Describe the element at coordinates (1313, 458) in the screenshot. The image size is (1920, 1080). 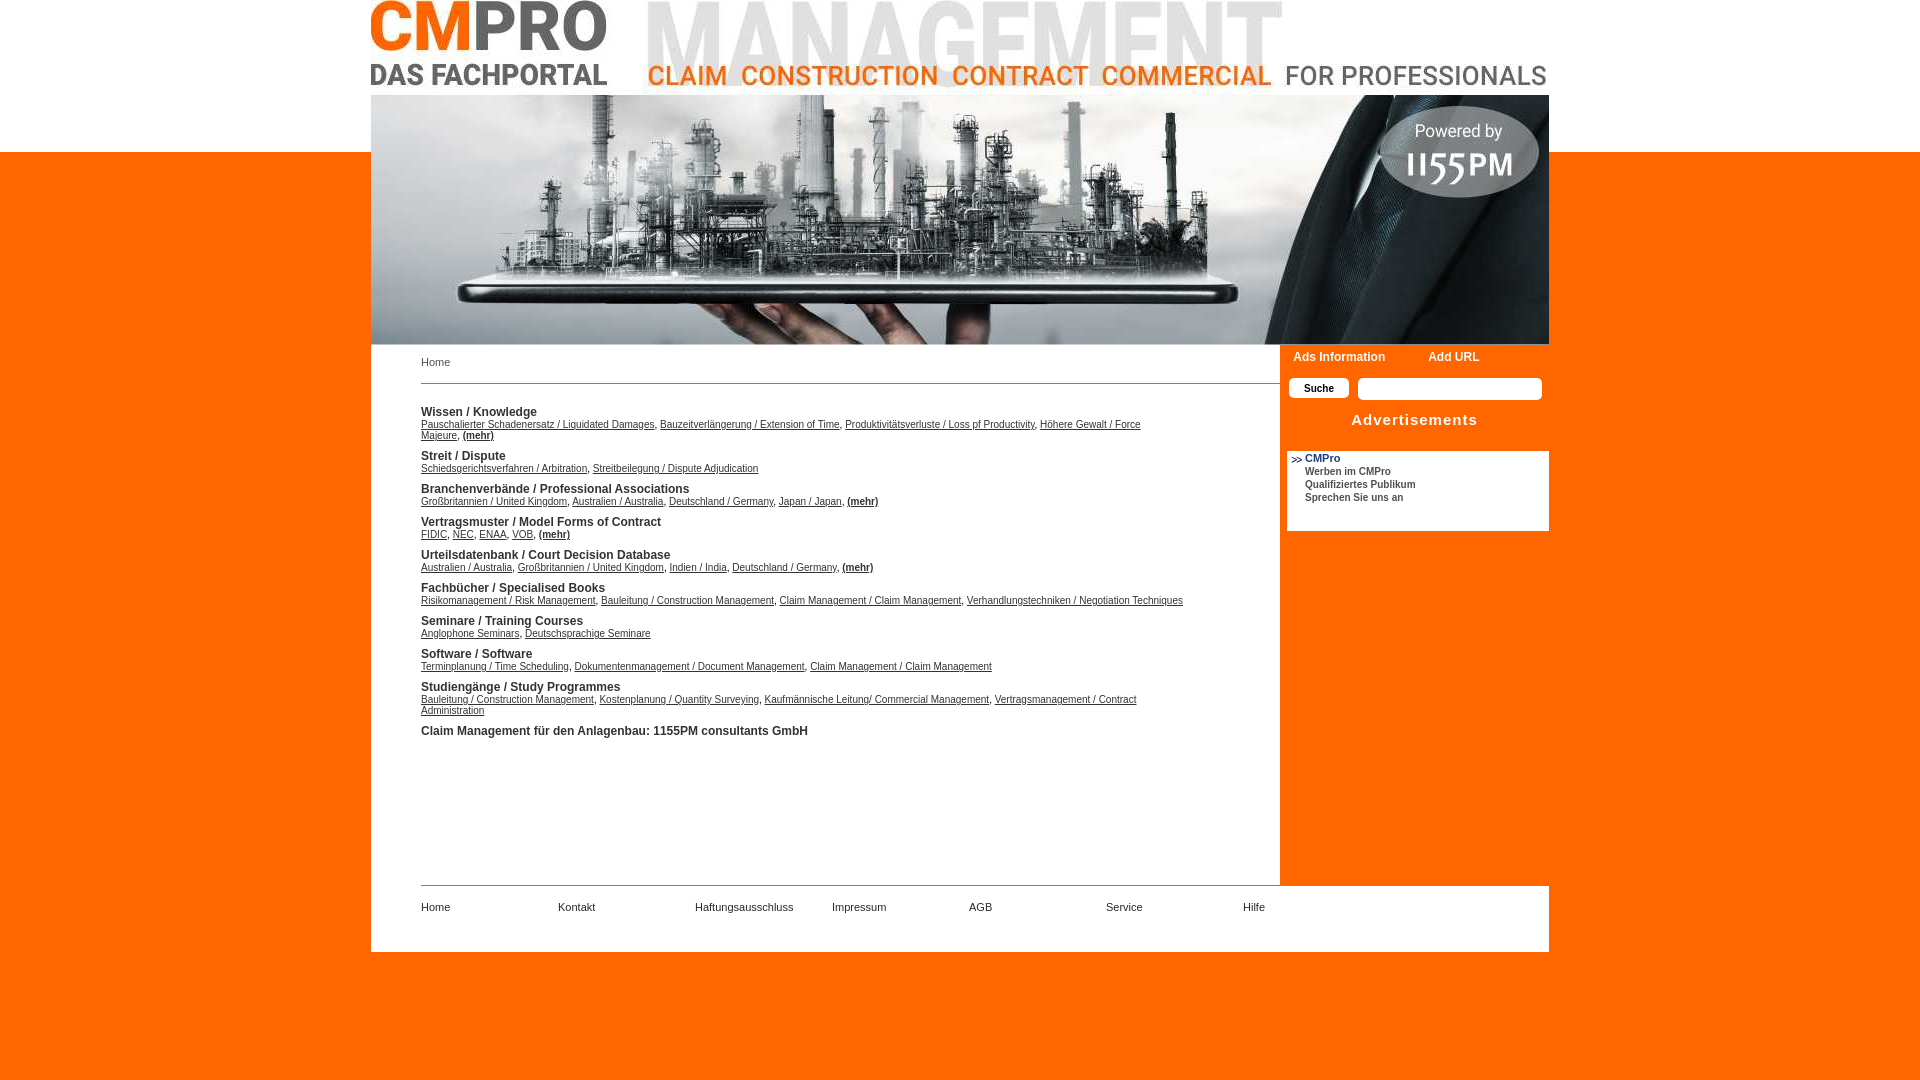
I see `'CMPro'` at that location.